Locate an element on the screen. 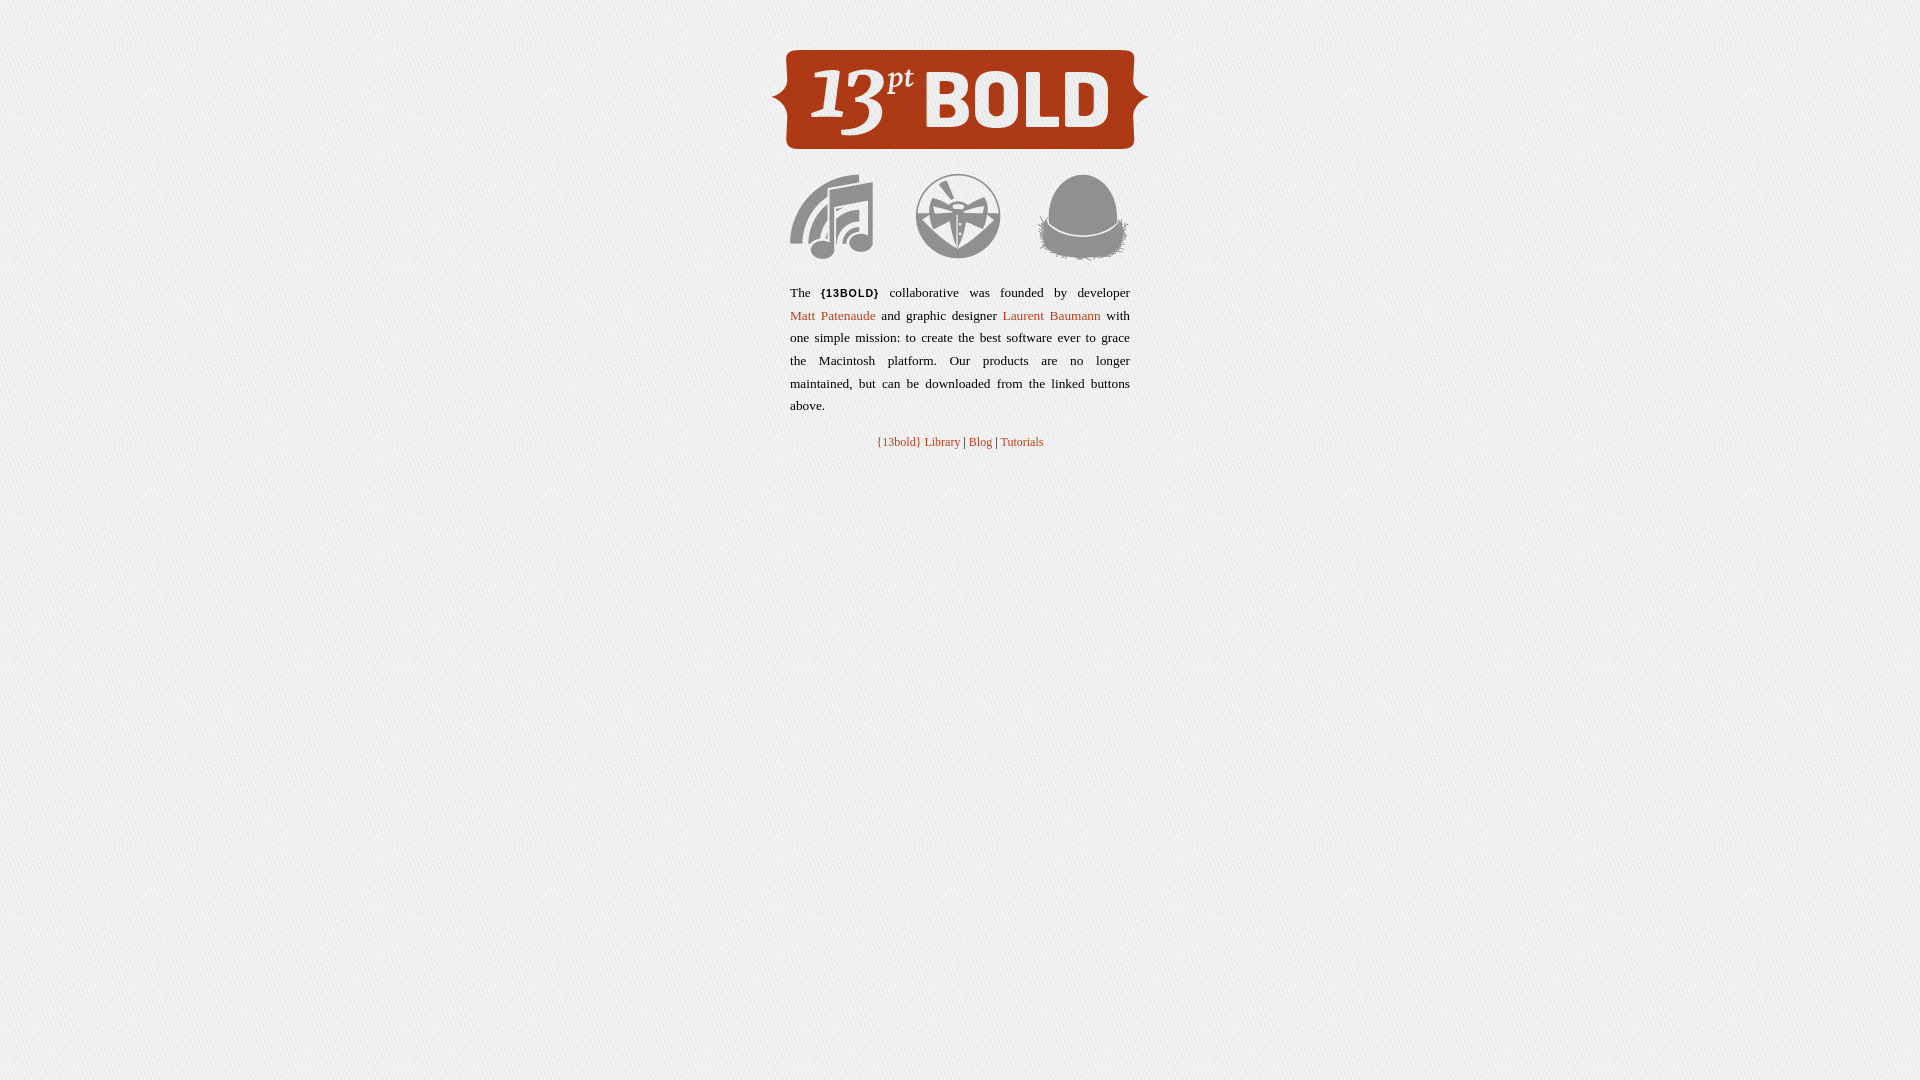 This screenshot has height=1080, width=1920. 'Tutorials' is located at coordinates (1022, 441).